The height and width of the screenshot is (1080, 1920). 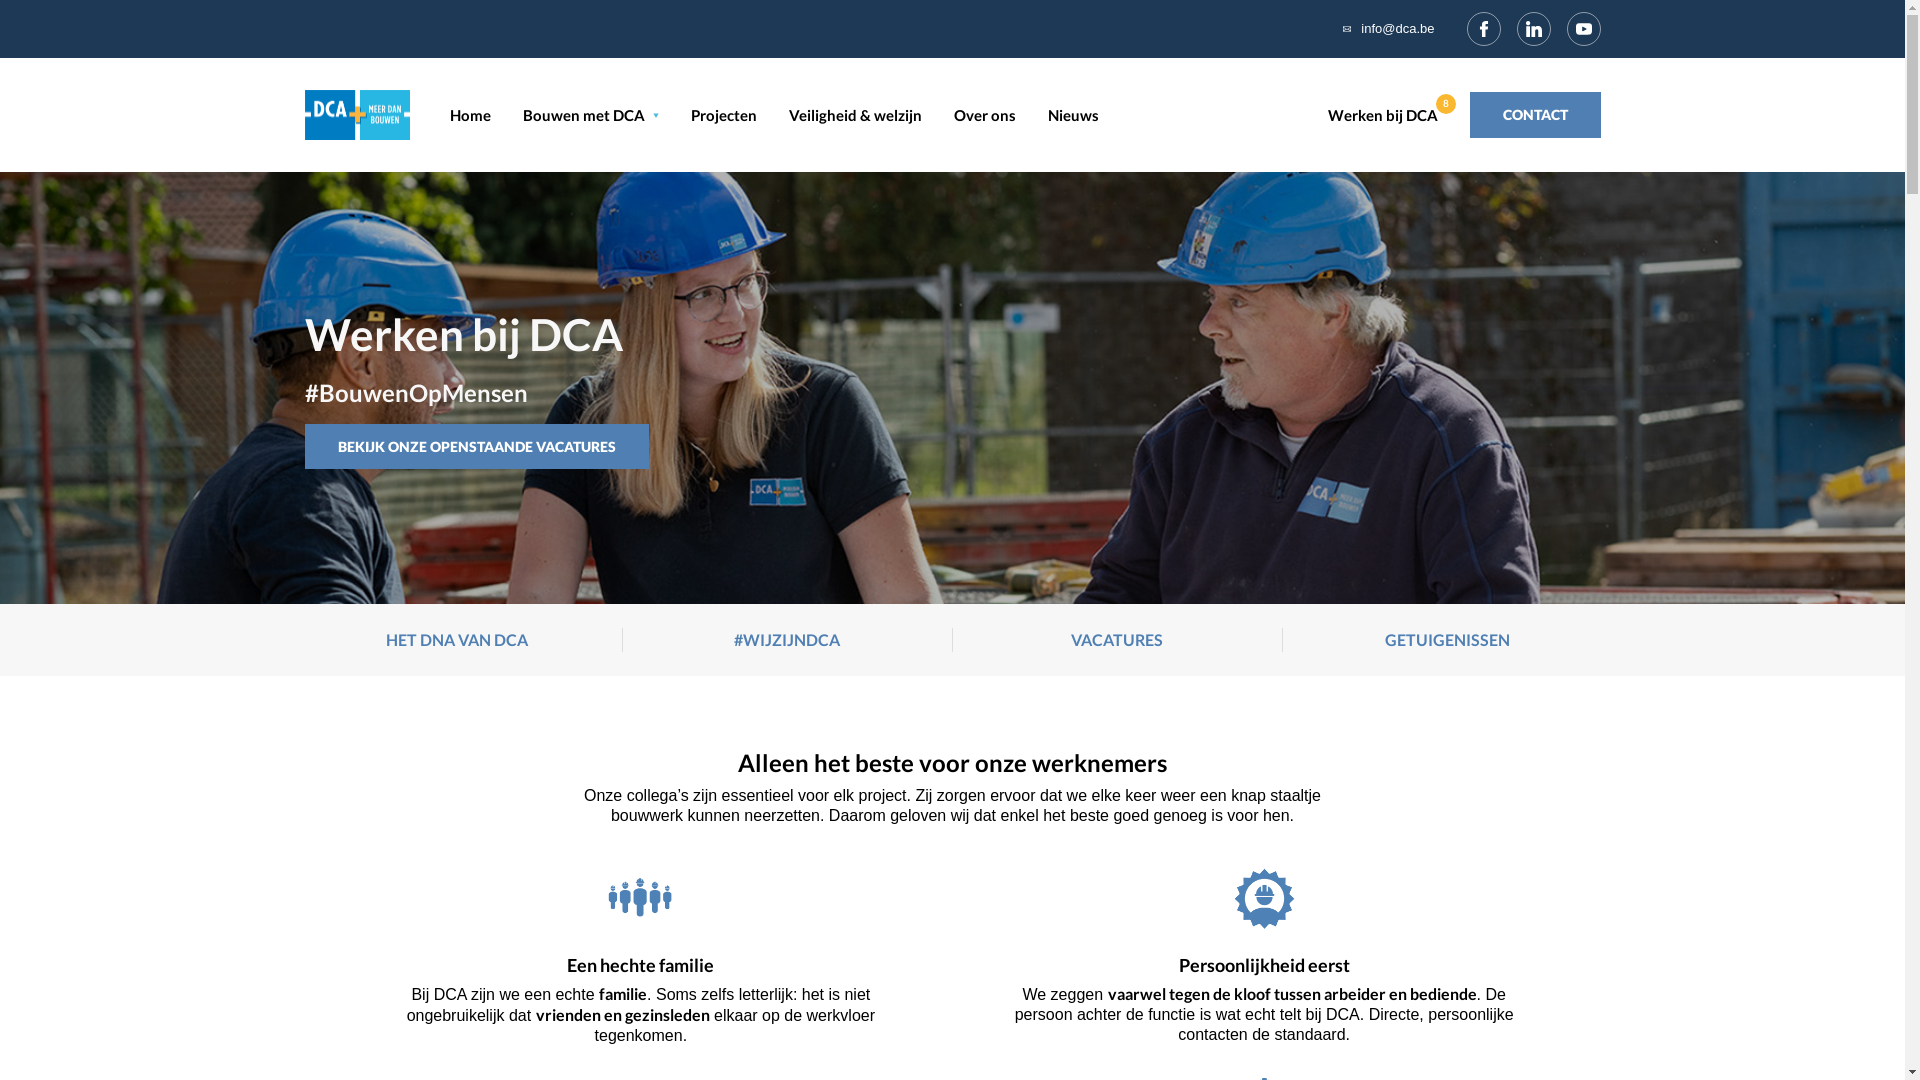 I want to click on 'GETUIGENISSEN', so click(x=1447, y=640).